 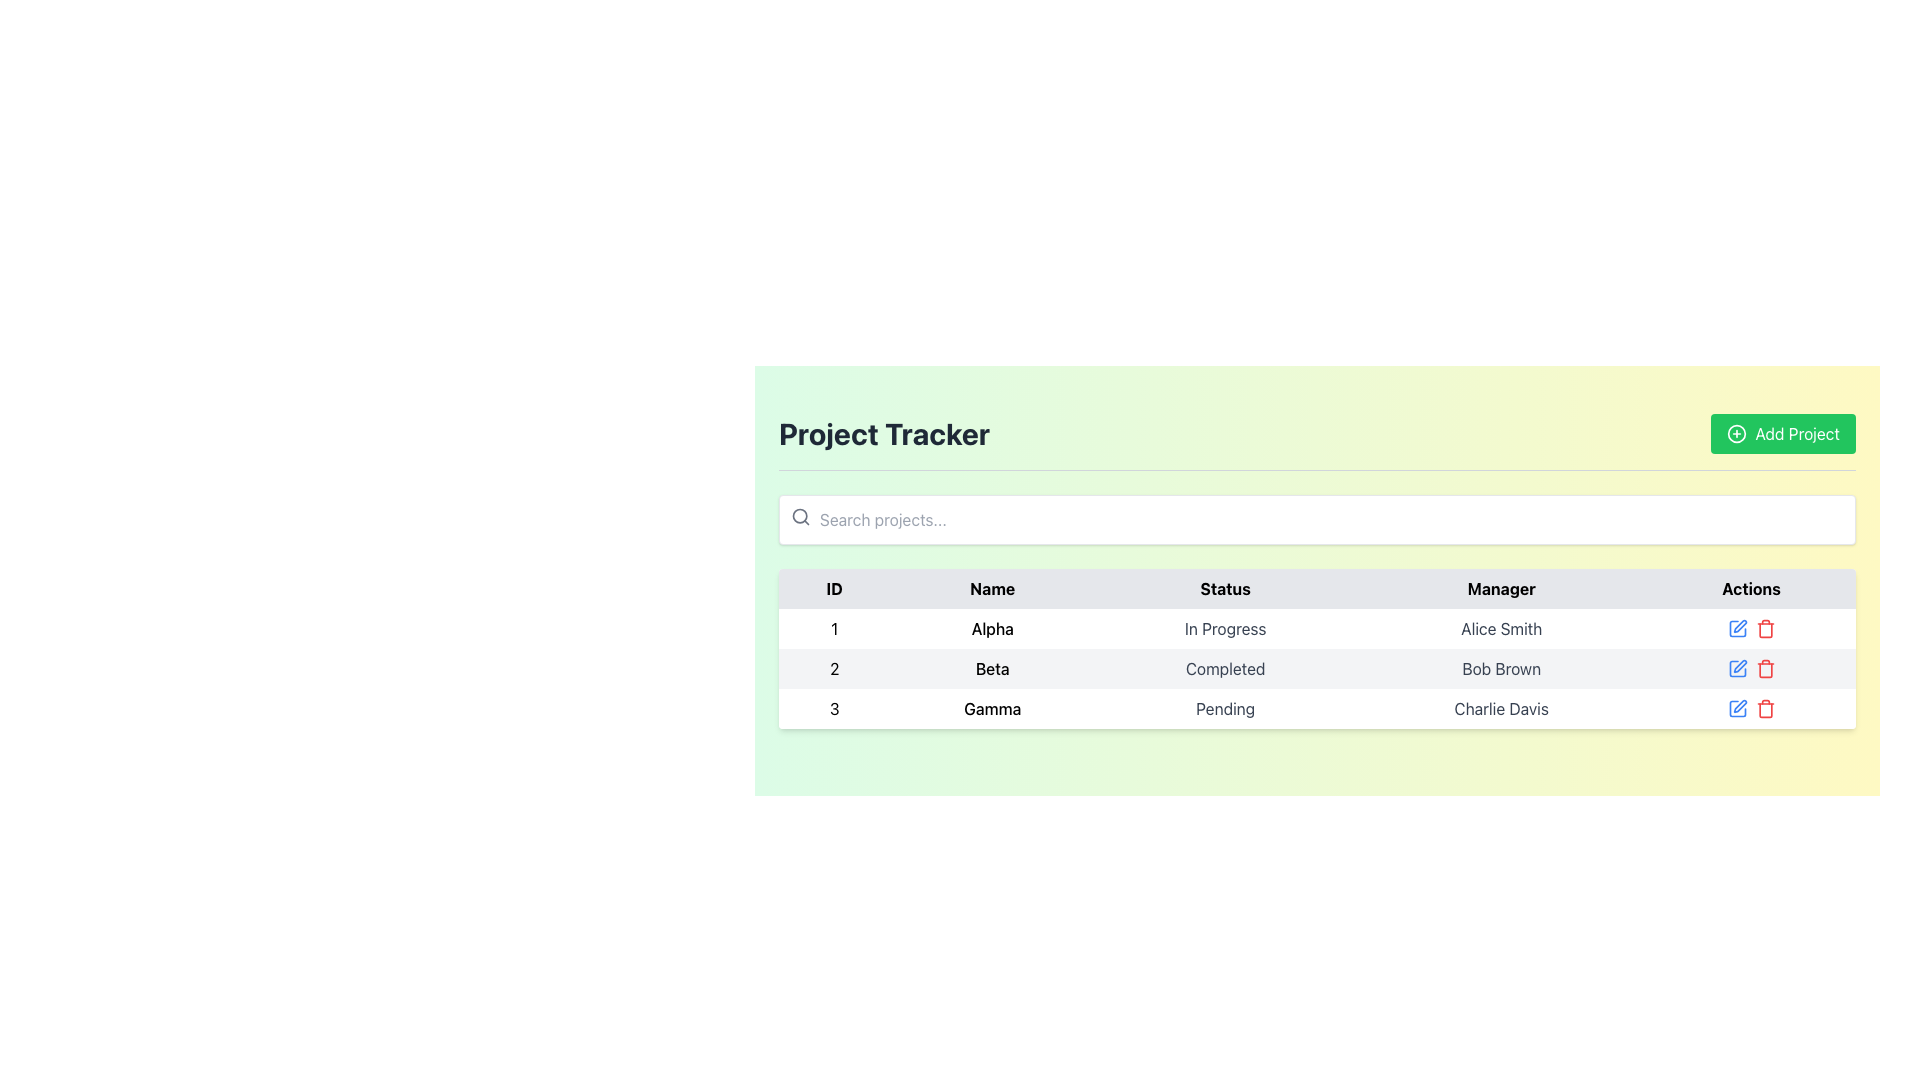 I want to click on the red trash can icon in the Interactive icon group located in the last column of the first row under the 'Actions' header, aligned with 'Alice Smith' in the 'Manager' column, so click(x=1750, y=627).